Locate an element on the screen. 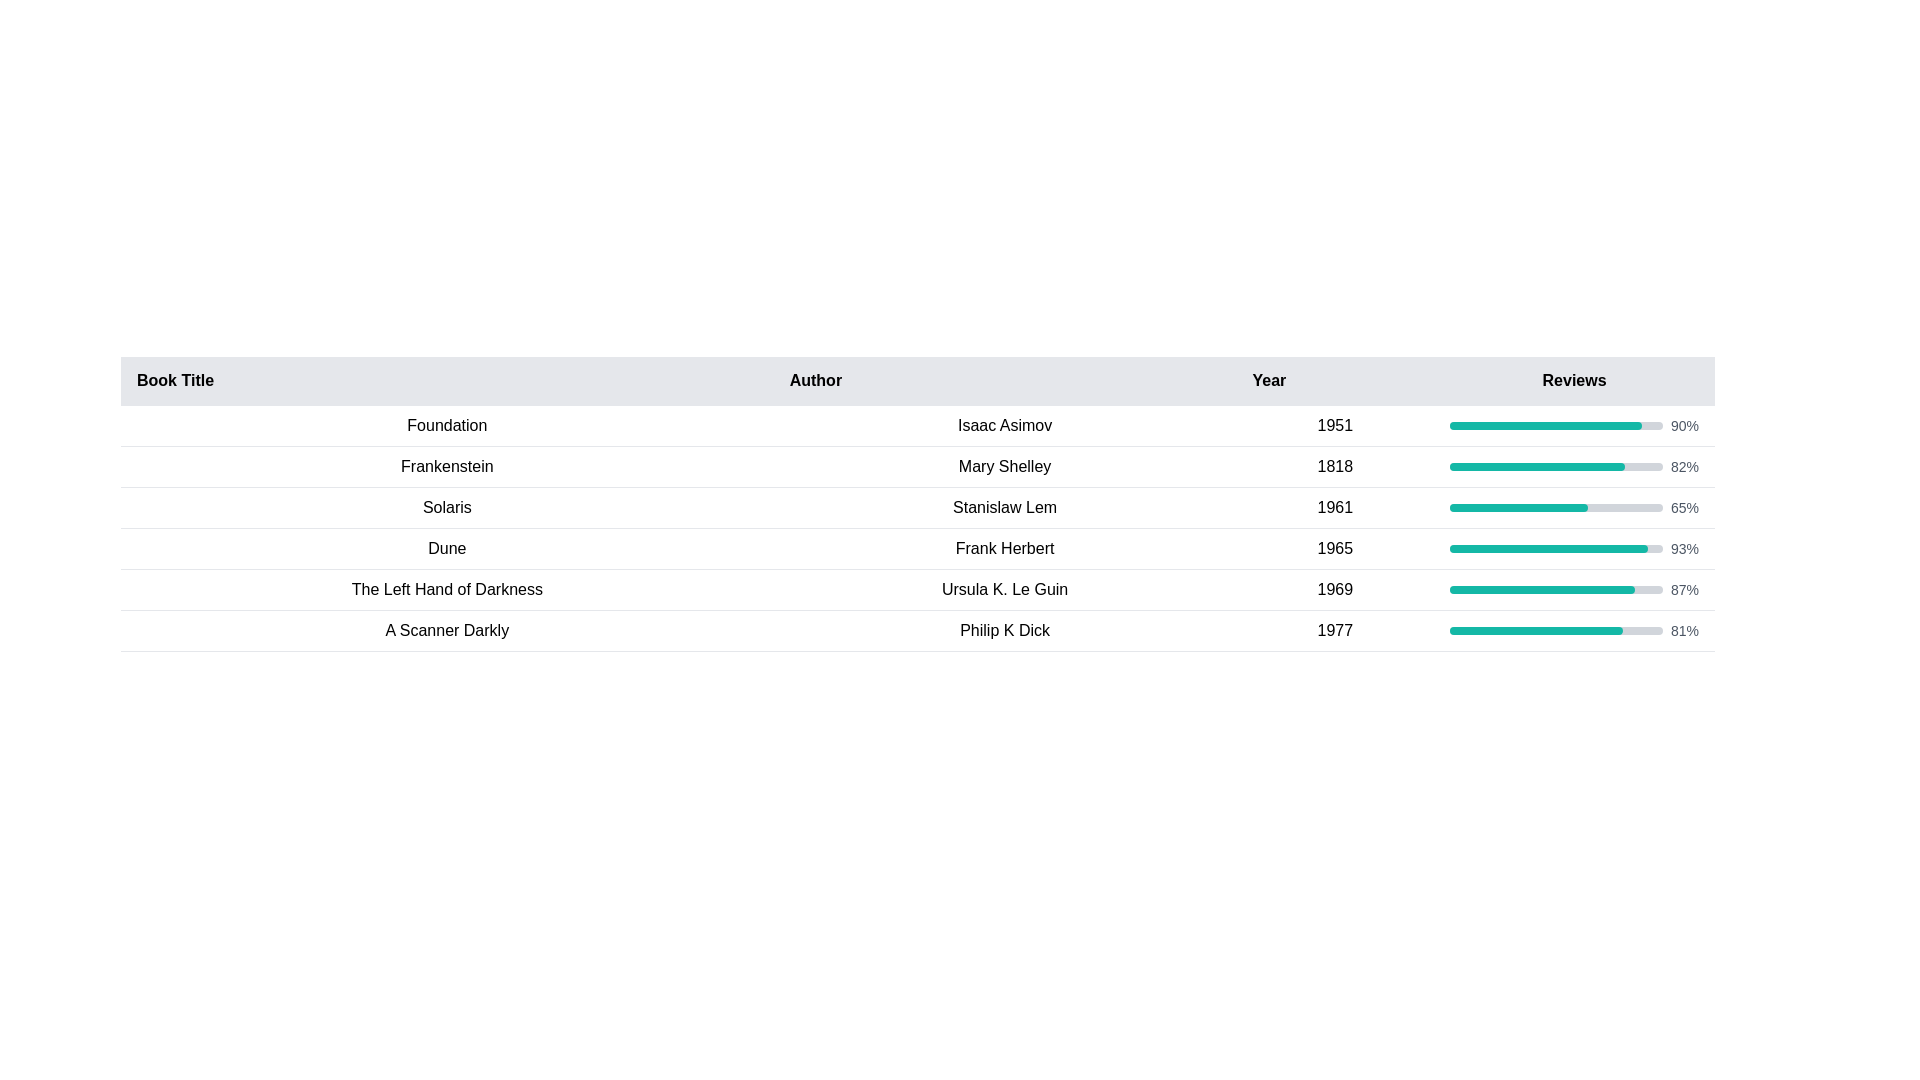 The image size is (1920, 1080). the progress bar representing an '81%' rating for the book 'A Scanner Darkly' located in the 'Reviews' column of the last row in the table is located at coordinates (1573, 631).